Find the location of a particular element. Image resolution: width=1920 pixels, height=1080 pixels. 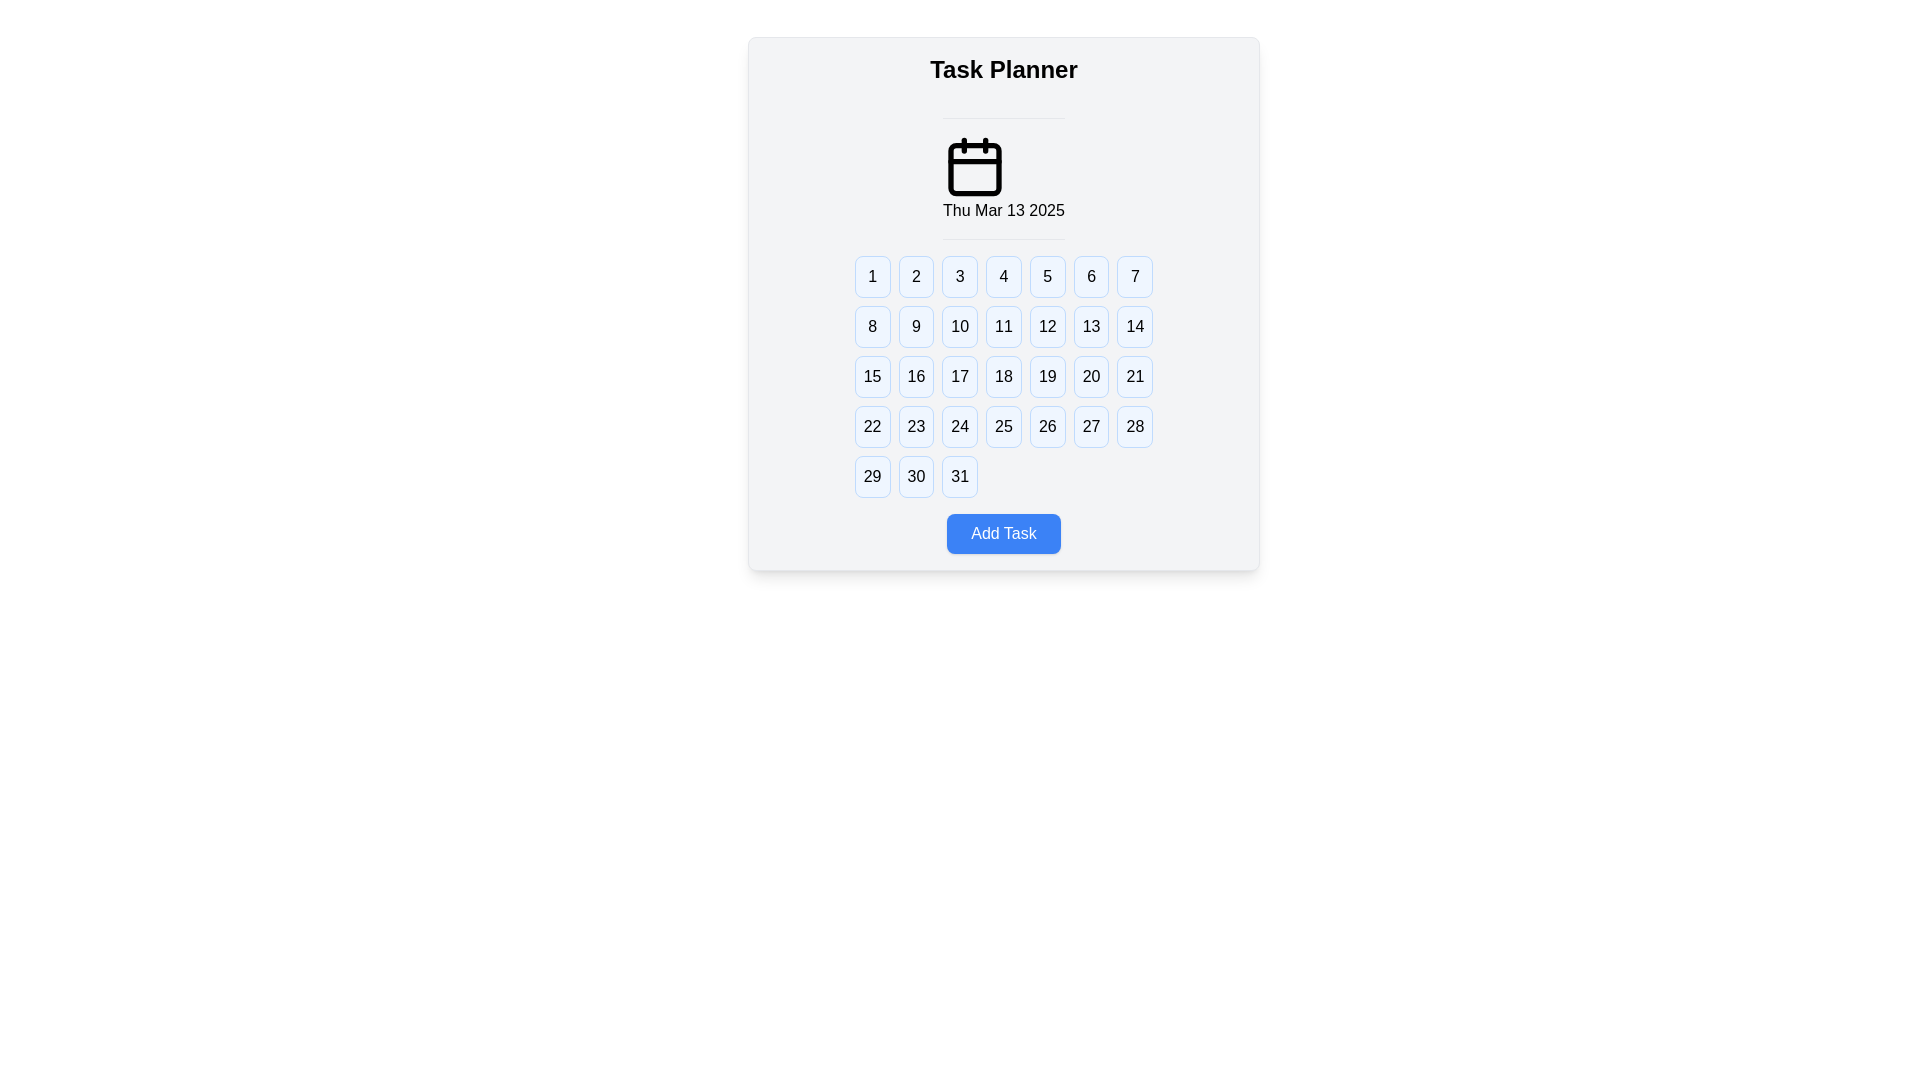

the Calendar Display with Date Text showing 'Thu Mar 13 2025' located beneath the 'Task Planner' header to know the current date is located at coordinates (1003, 177).